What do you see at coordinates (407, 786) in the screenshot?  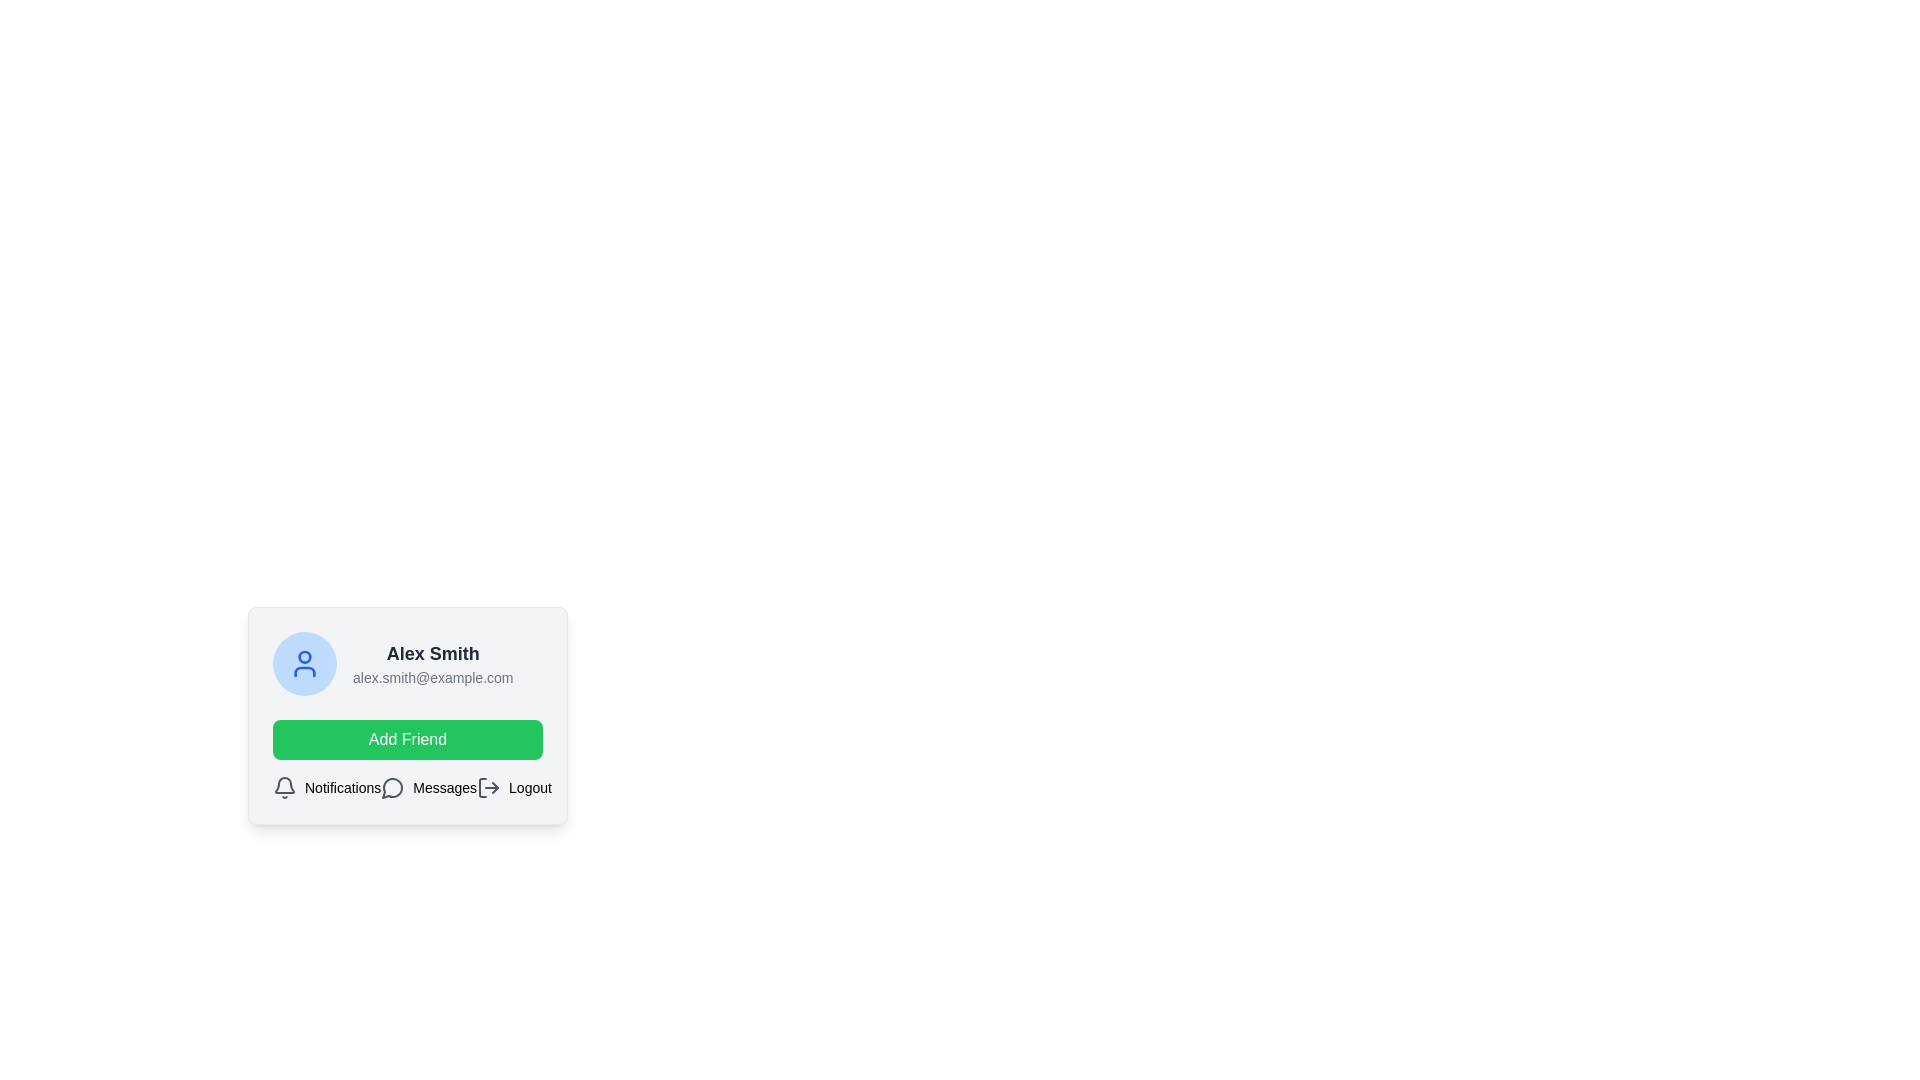 I see `the 'Messages' option in the horizontal navigation bar located at the bottom of the card` at bounding box center [407, 786].